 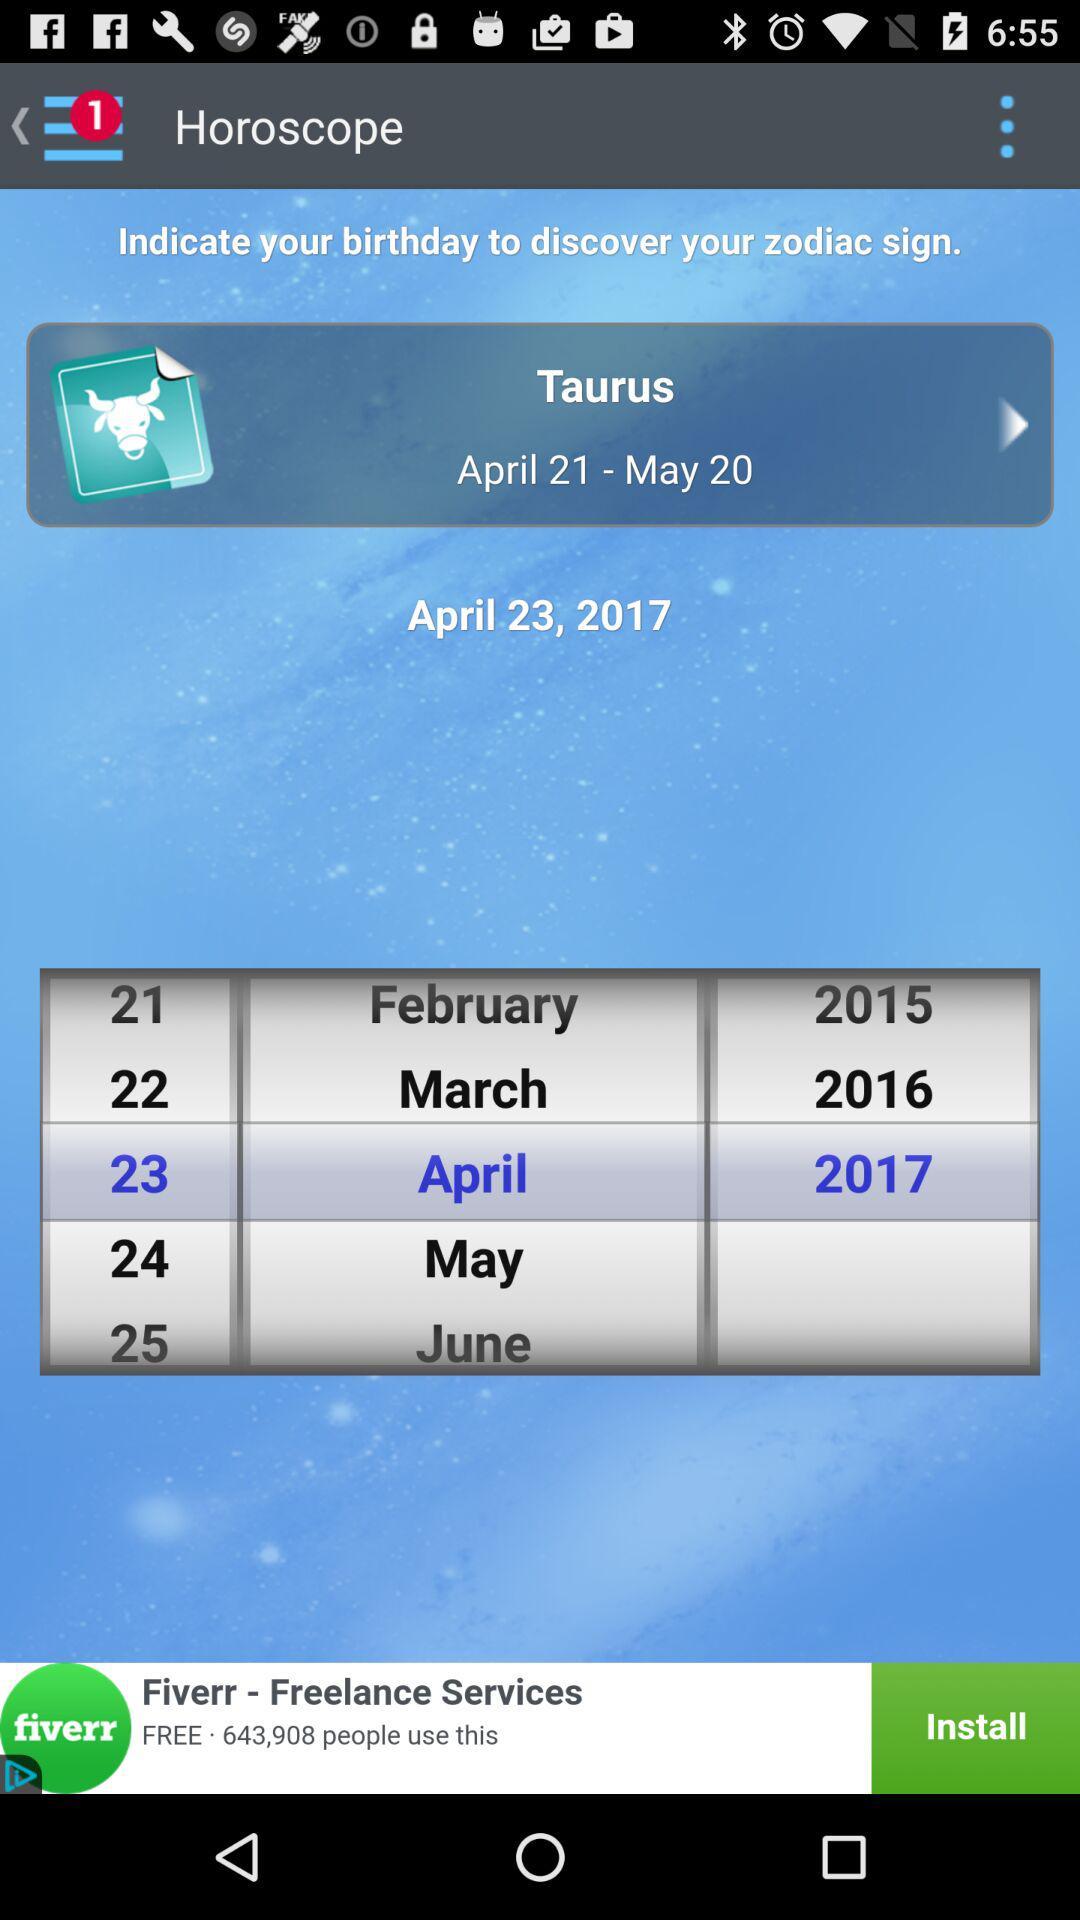 What do you see at coordinates (540, 1727) in the screenshot?
I see `advertisement banner` at bounding box center [540, 1727].